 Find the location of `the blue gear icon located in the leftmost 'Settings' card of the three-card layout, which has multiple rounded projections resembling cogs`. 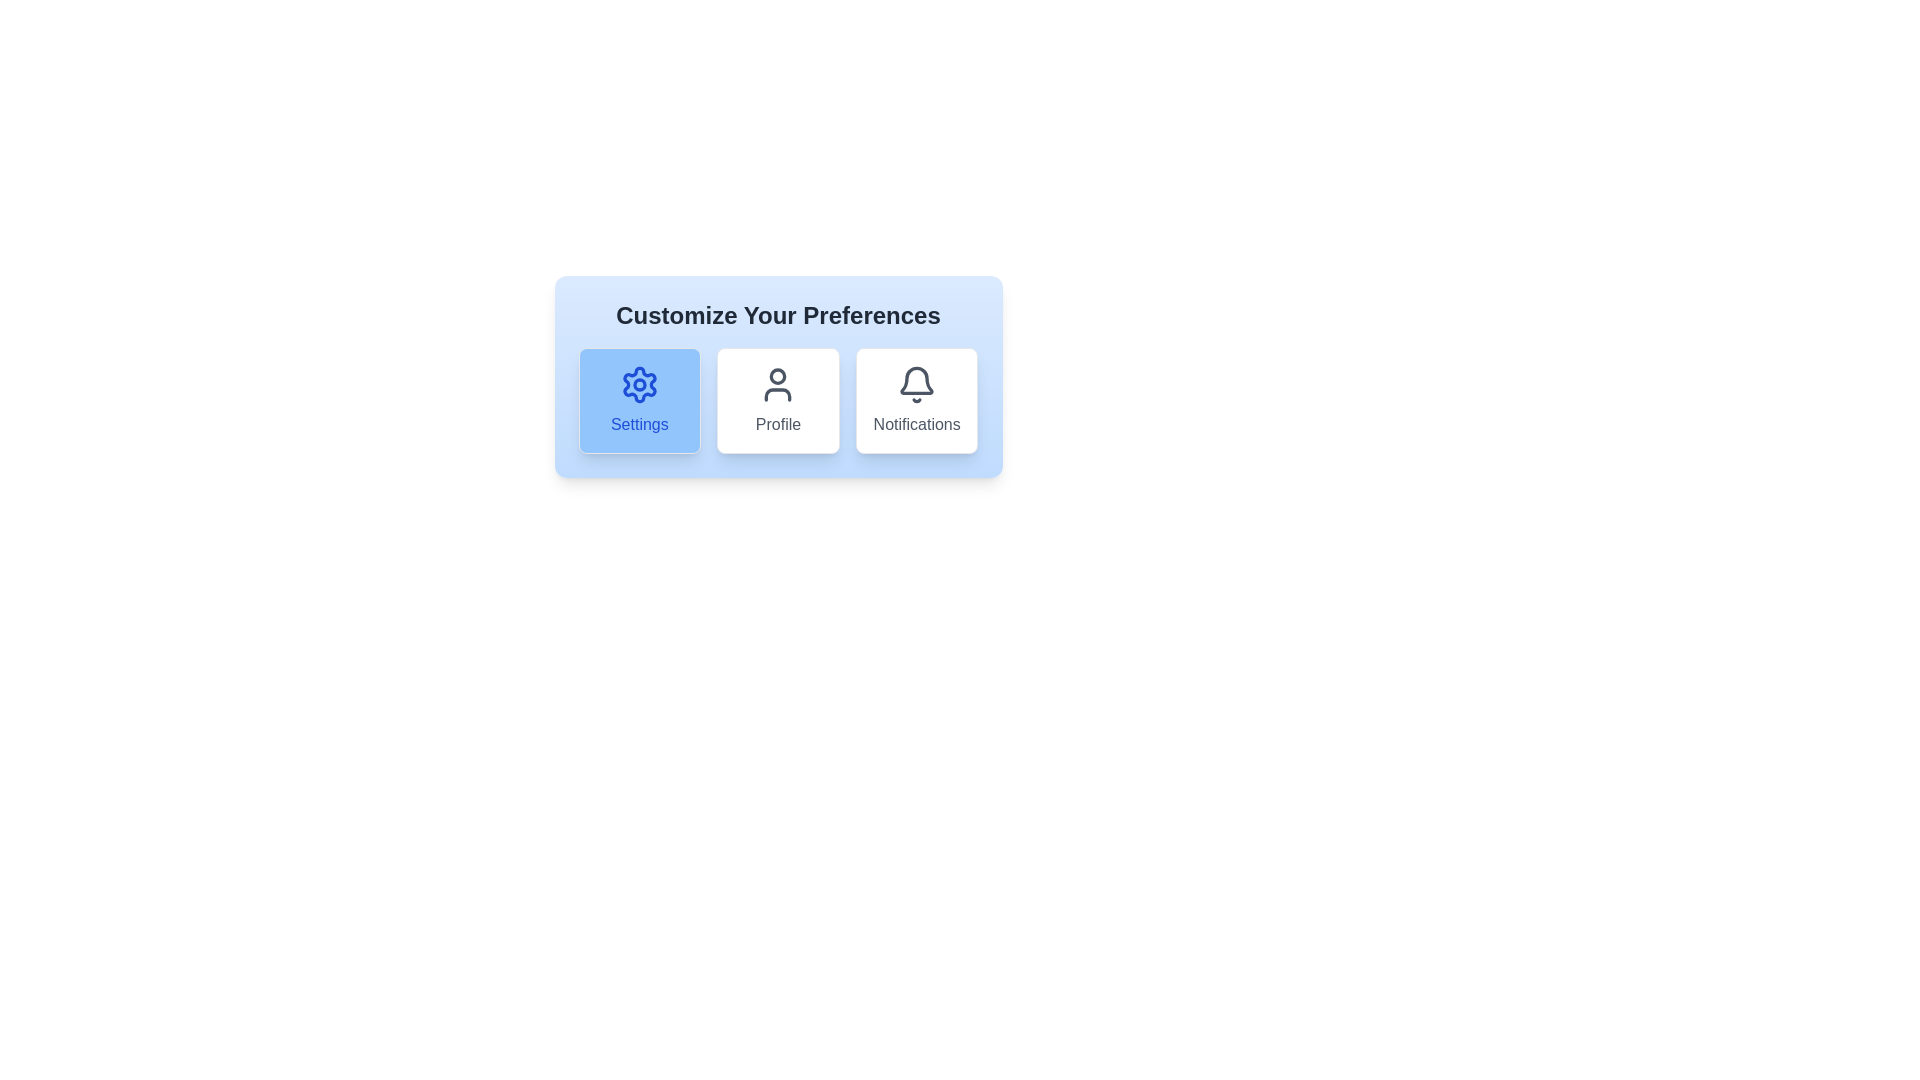

the blue gear icon located in the leftmost 'Settings' card of the three-card layout, which has multiple rounded projections resembling cogs is located at coordinates (638, 385).